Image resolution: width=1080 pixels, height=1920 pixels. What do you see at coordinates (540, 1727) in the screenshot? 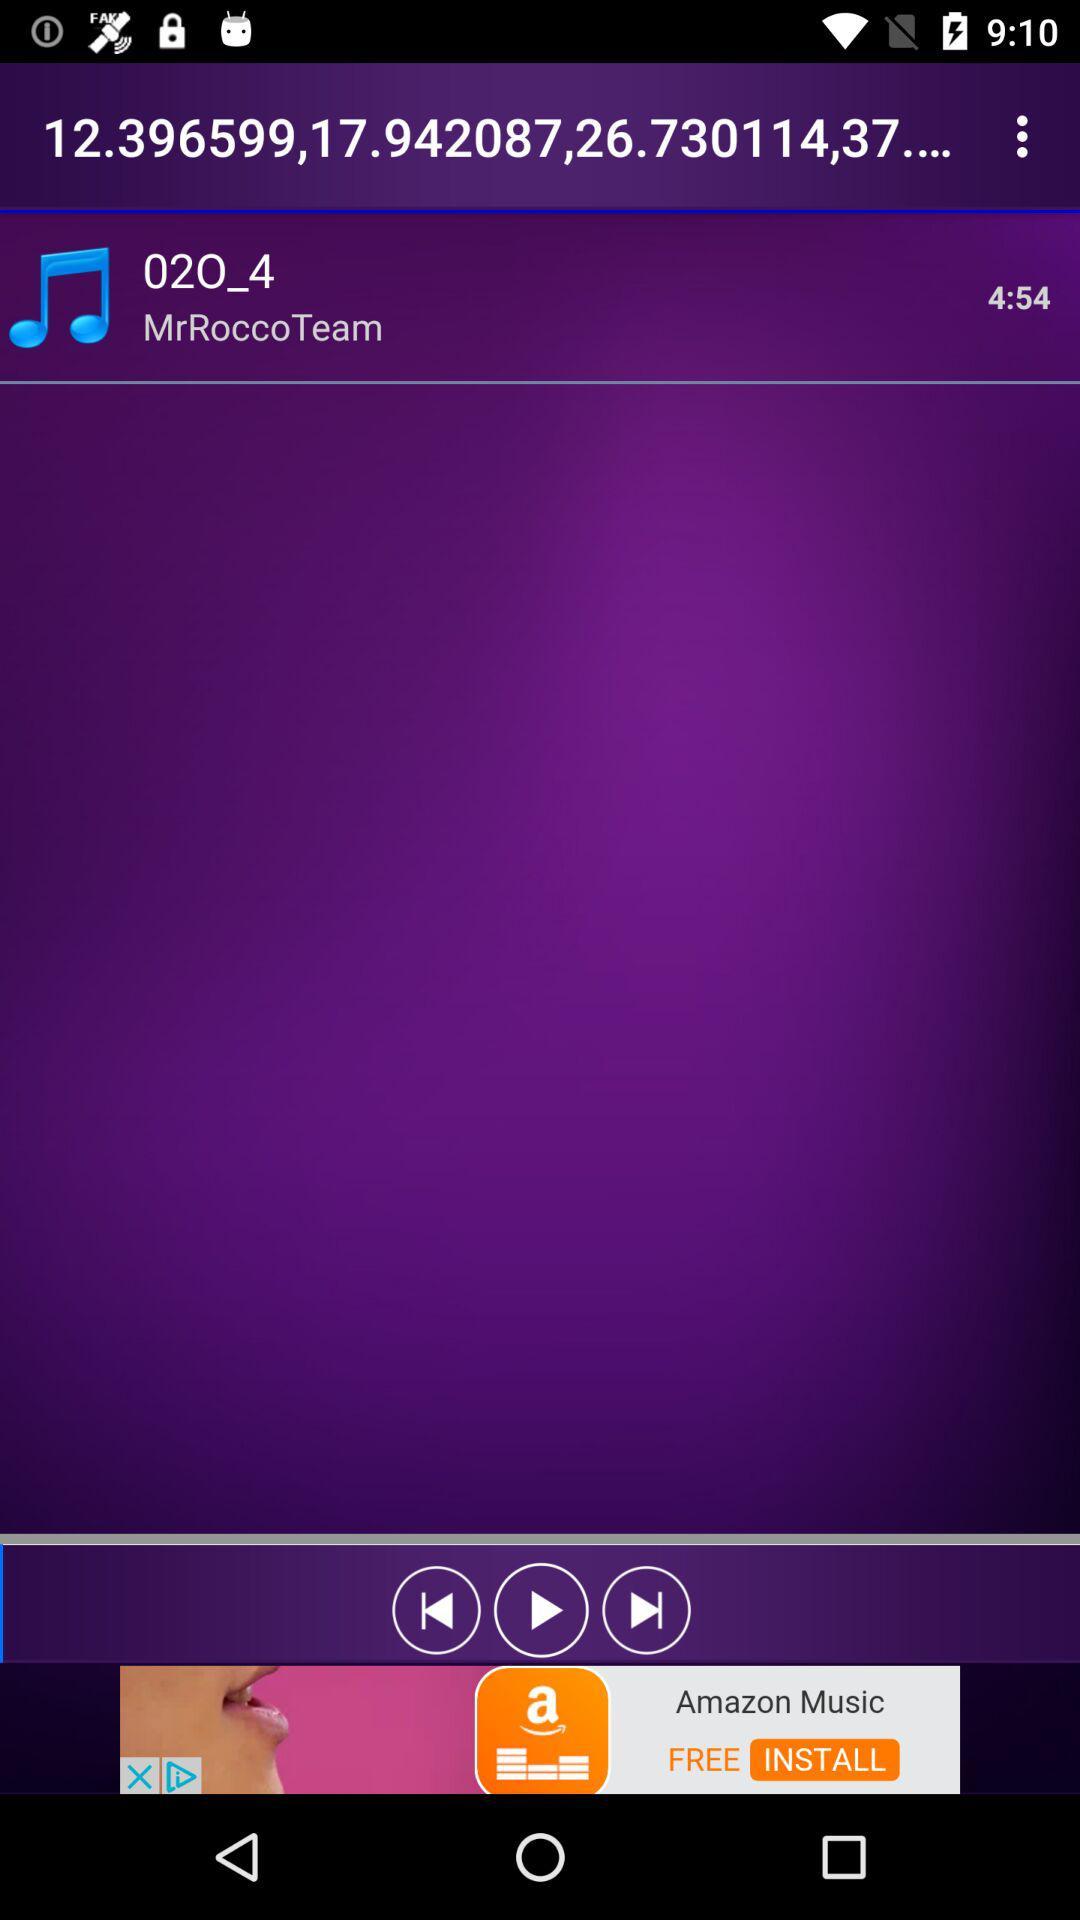
I see `advertisement` at bounding box center [540, 1727].